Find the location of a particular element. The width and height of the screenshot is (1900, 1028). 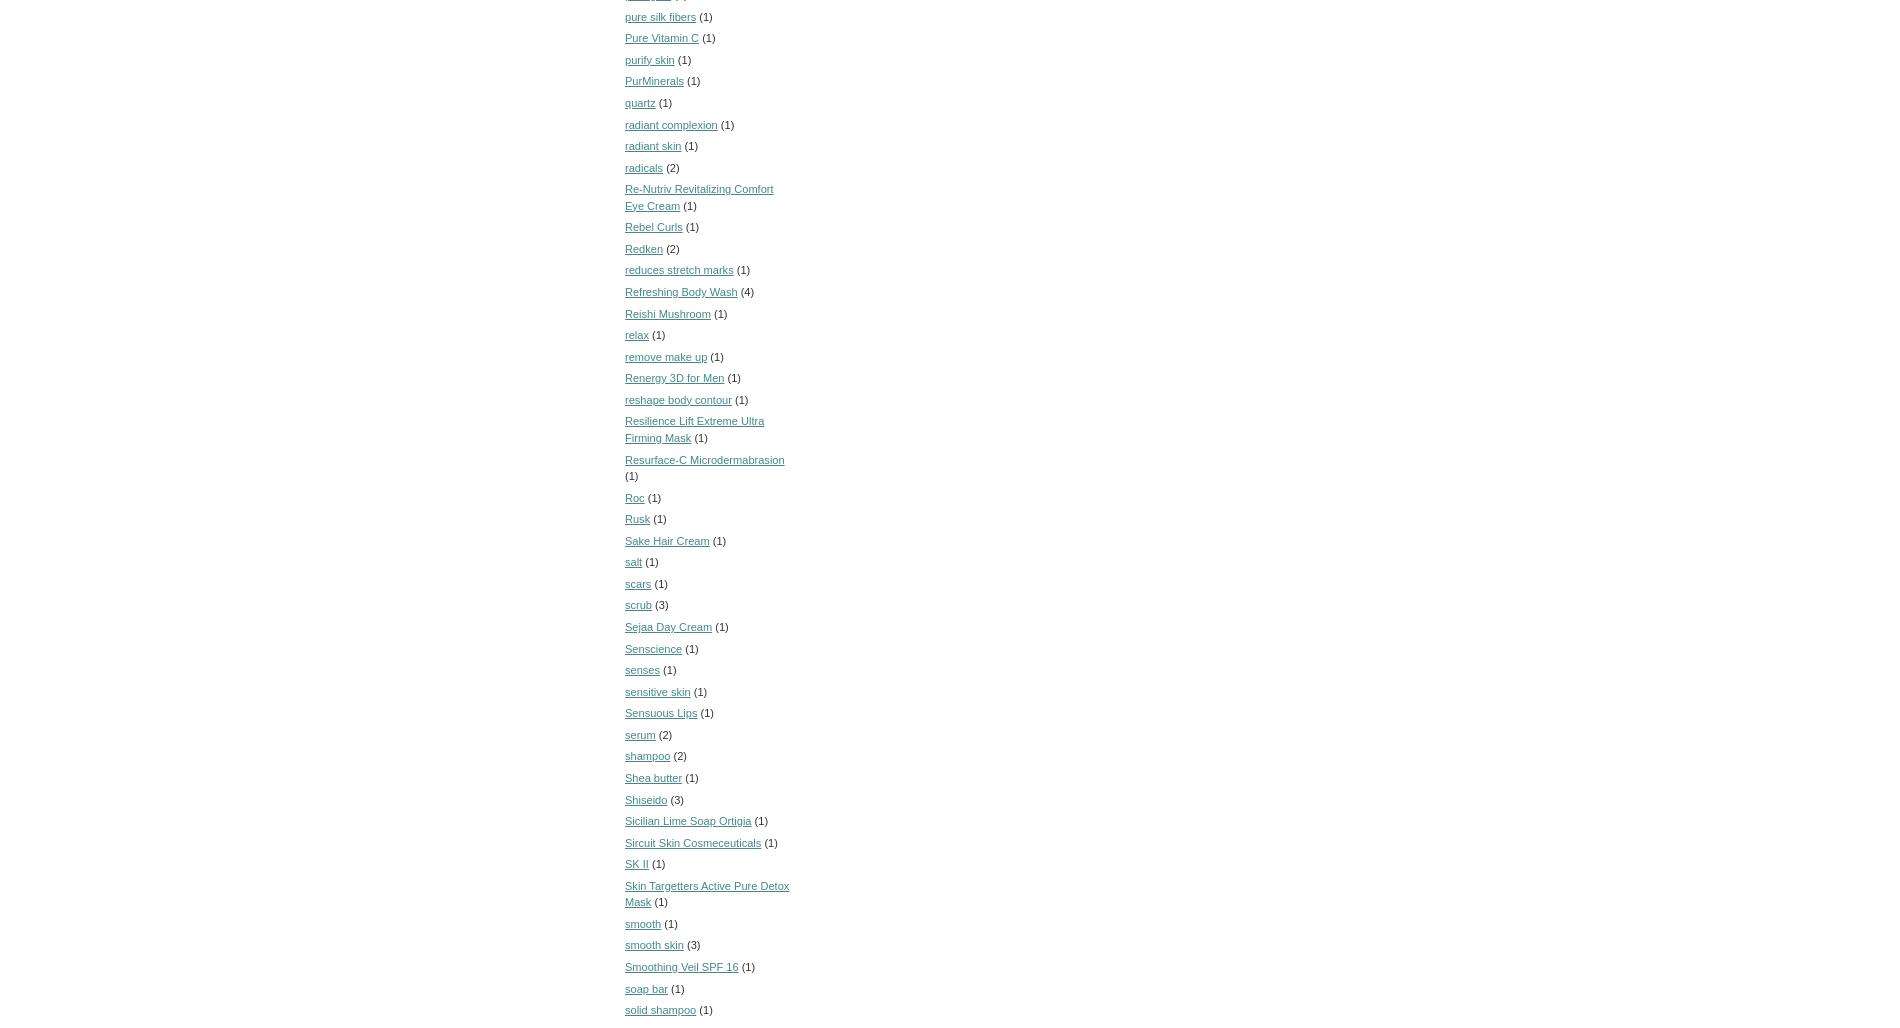

'shampoo' is located at coordinates (647, 754).